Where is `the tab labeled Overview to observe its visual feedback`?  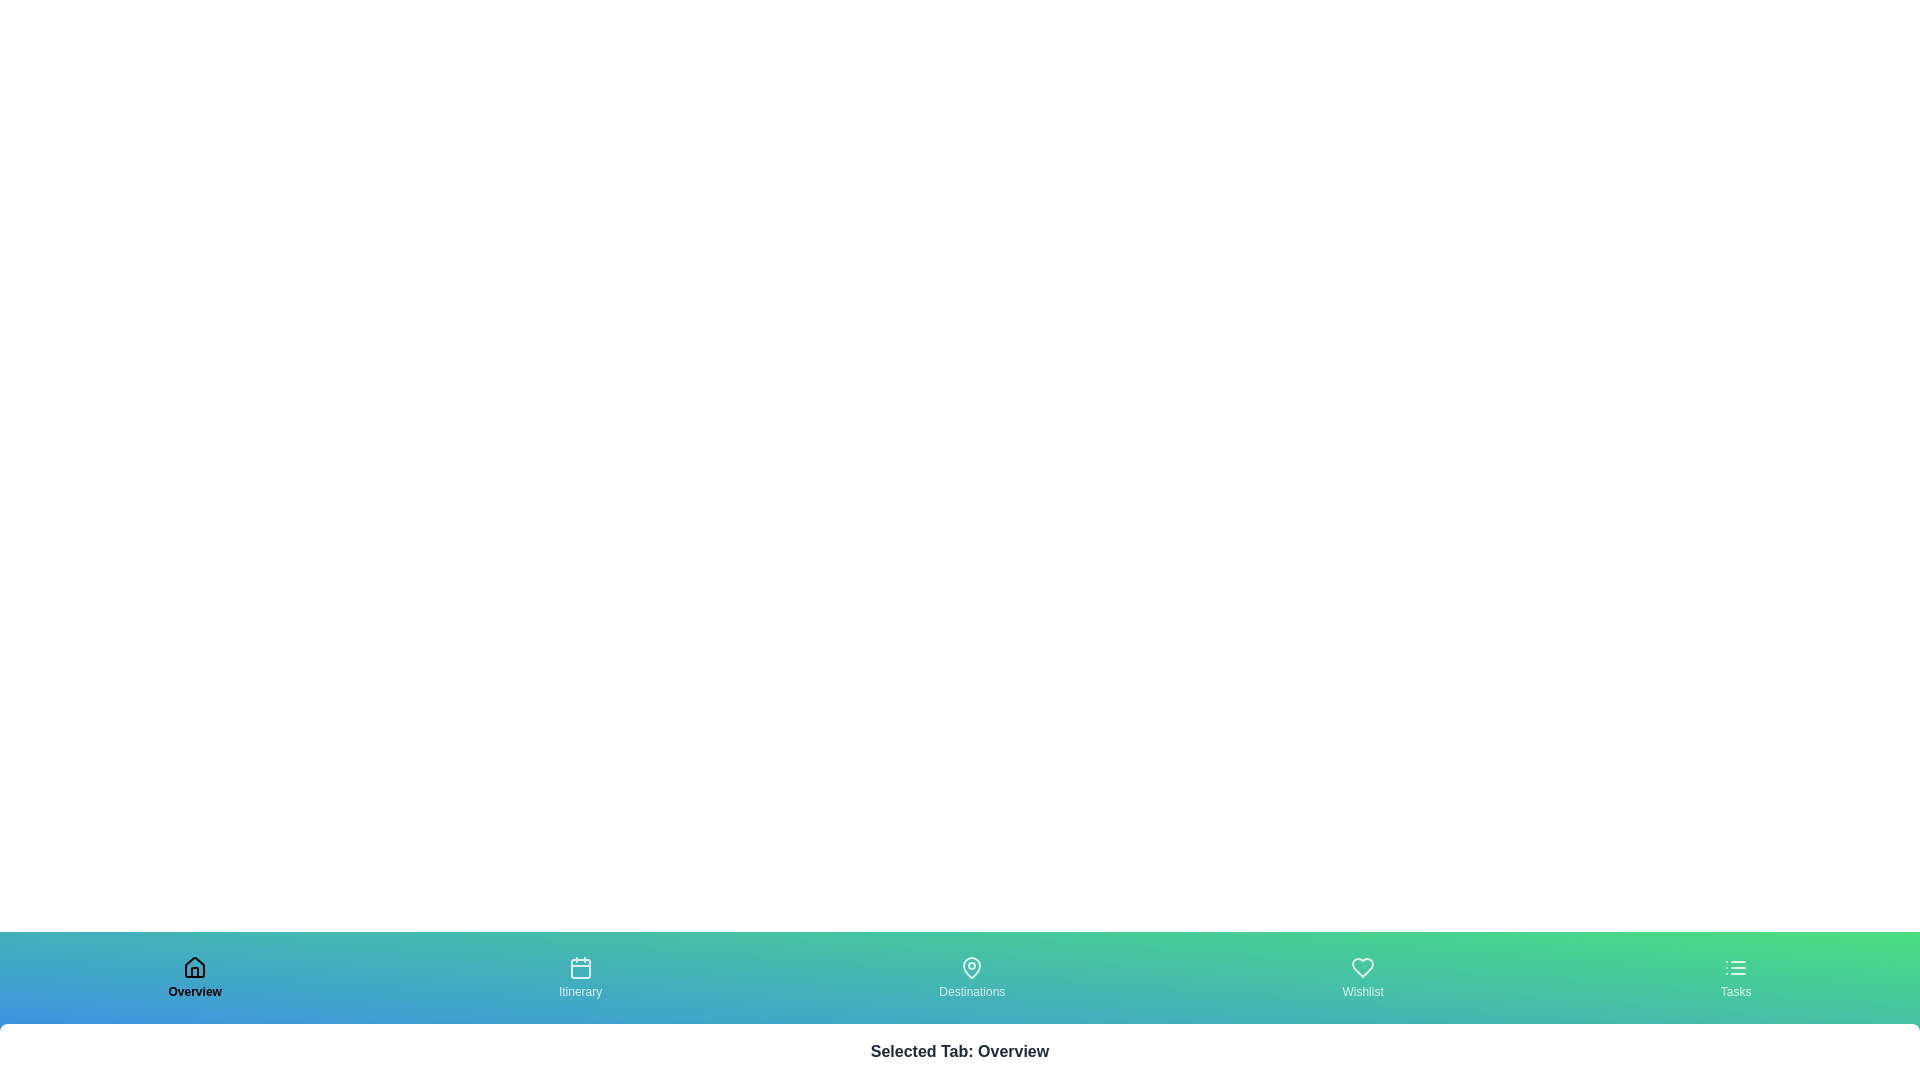 the tab labeled Overview to observe its visual feedback is located at coordinates (195, 977).